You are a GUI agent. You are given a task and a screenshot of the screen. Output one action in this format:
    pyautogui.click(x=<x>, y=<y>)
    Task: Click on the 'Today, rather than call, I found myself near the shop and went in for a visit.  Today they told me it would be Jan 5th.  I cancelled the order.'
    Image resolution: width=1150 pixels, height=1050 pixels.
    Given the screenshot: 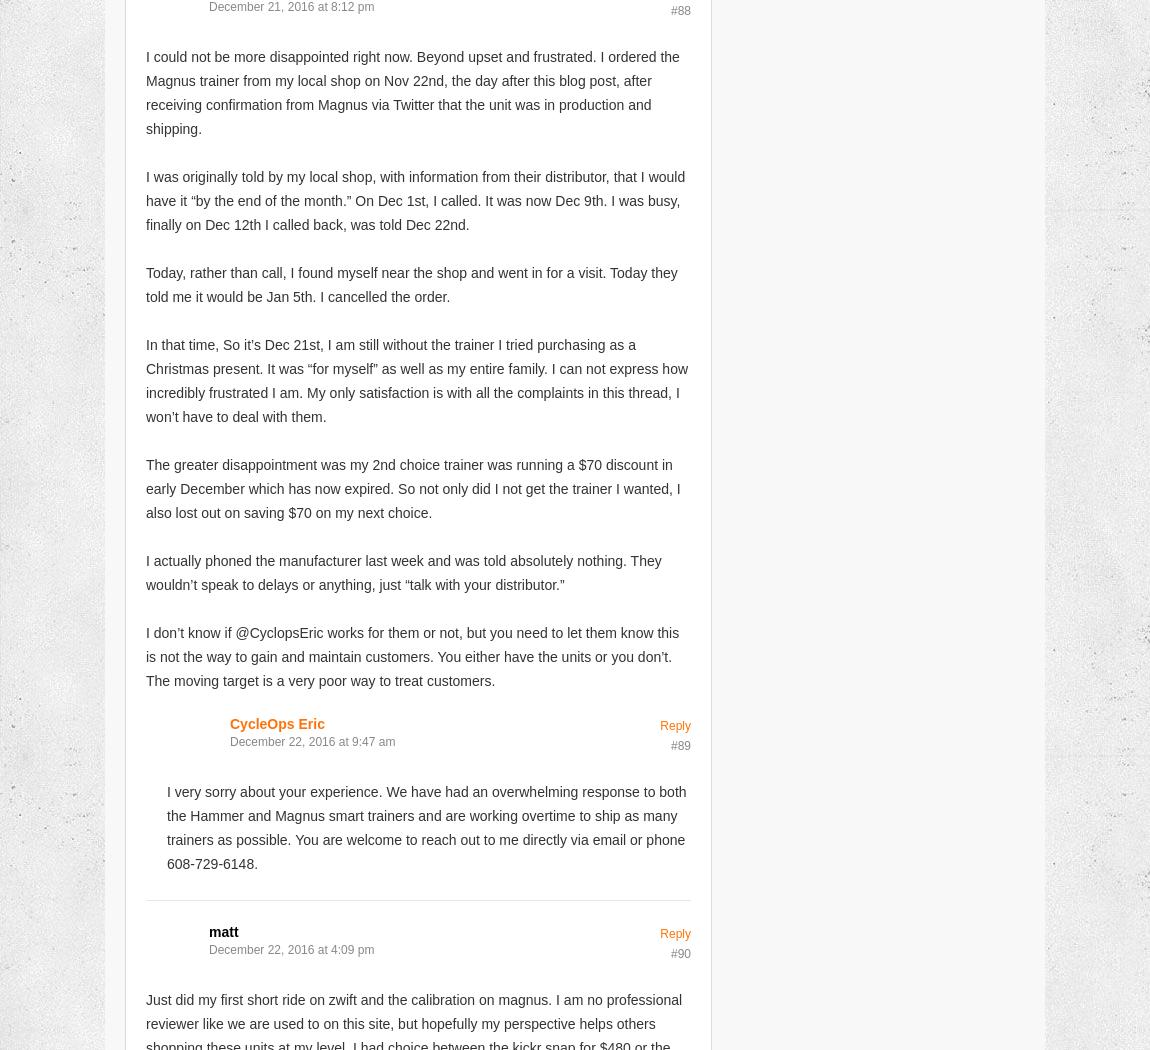 What is the action you would take?
    pyautogui.click(x=411, y=283)
    